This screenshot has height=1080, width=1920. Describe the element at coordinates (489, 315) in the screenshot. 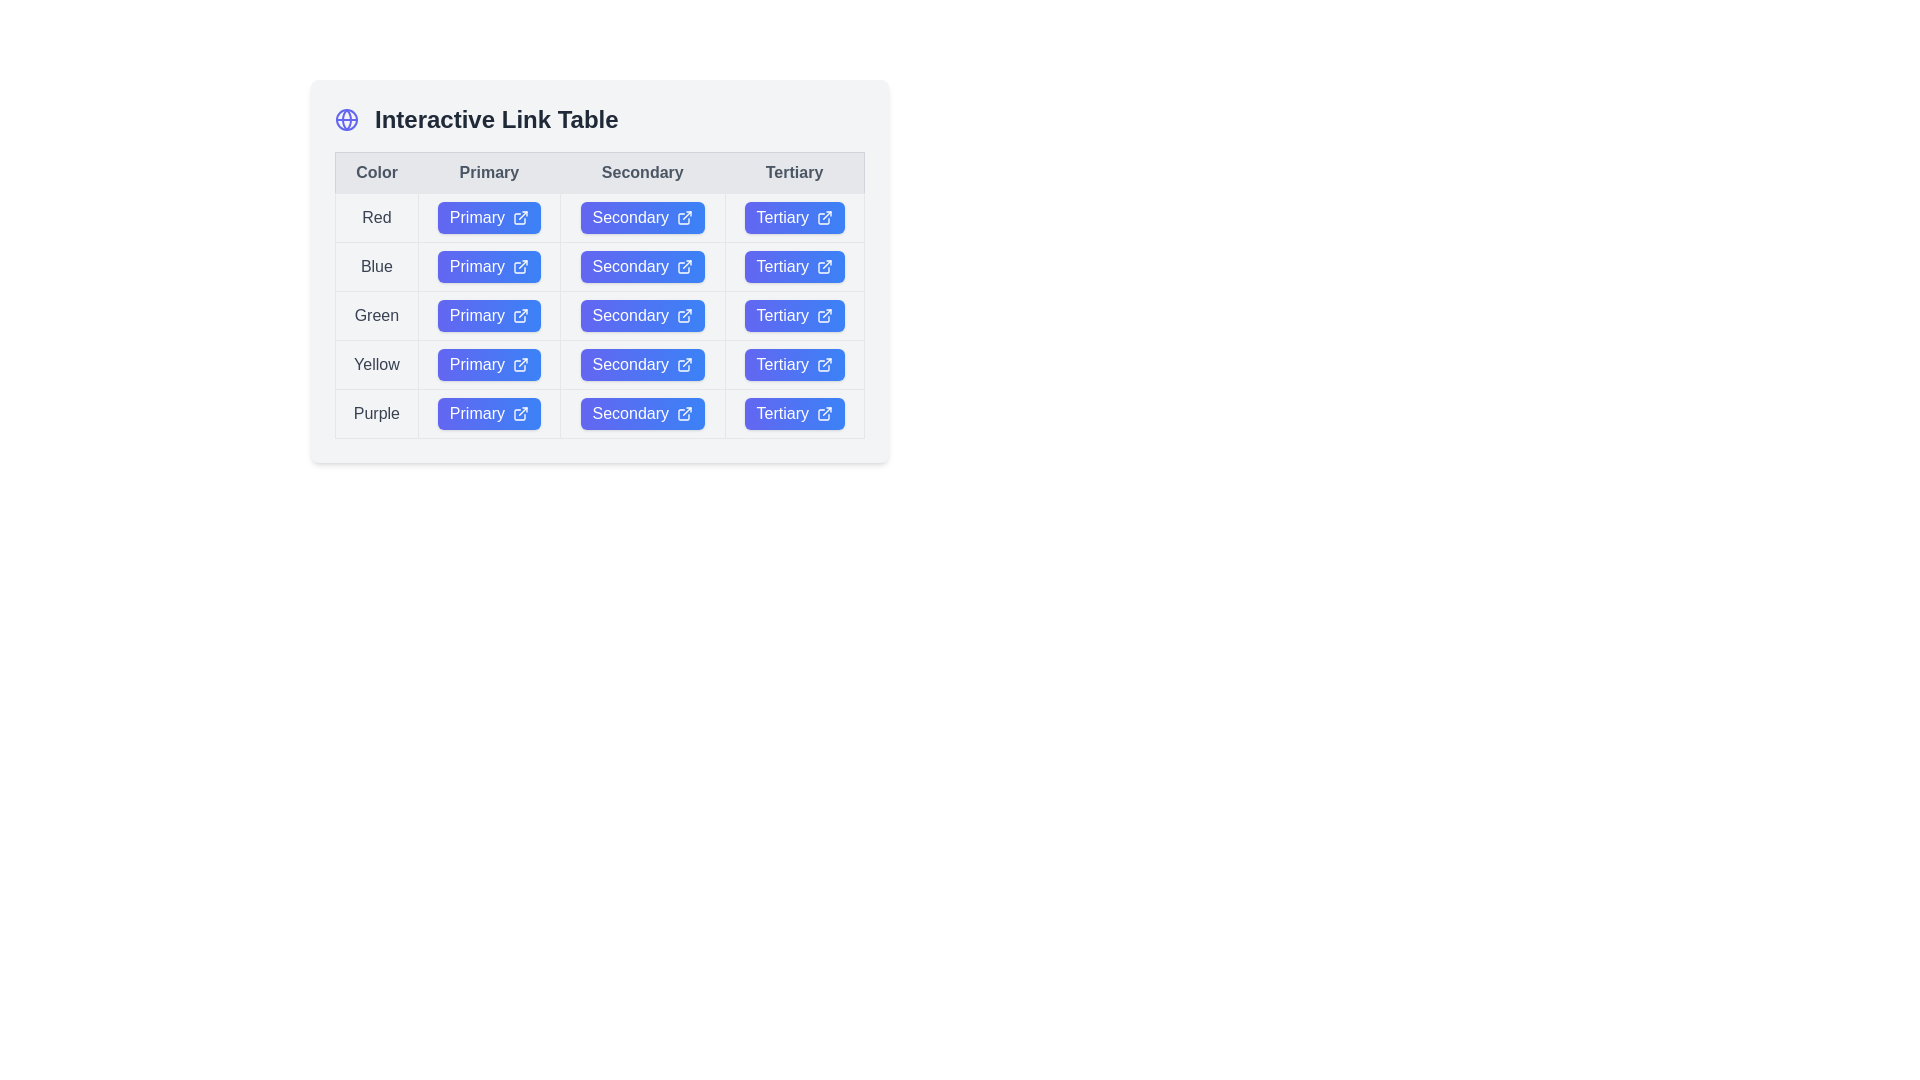

I see `the 'Primary' button with an external link icon located in the third row of the 'Primary' column in the 'Interactive Link Table'` at that location.